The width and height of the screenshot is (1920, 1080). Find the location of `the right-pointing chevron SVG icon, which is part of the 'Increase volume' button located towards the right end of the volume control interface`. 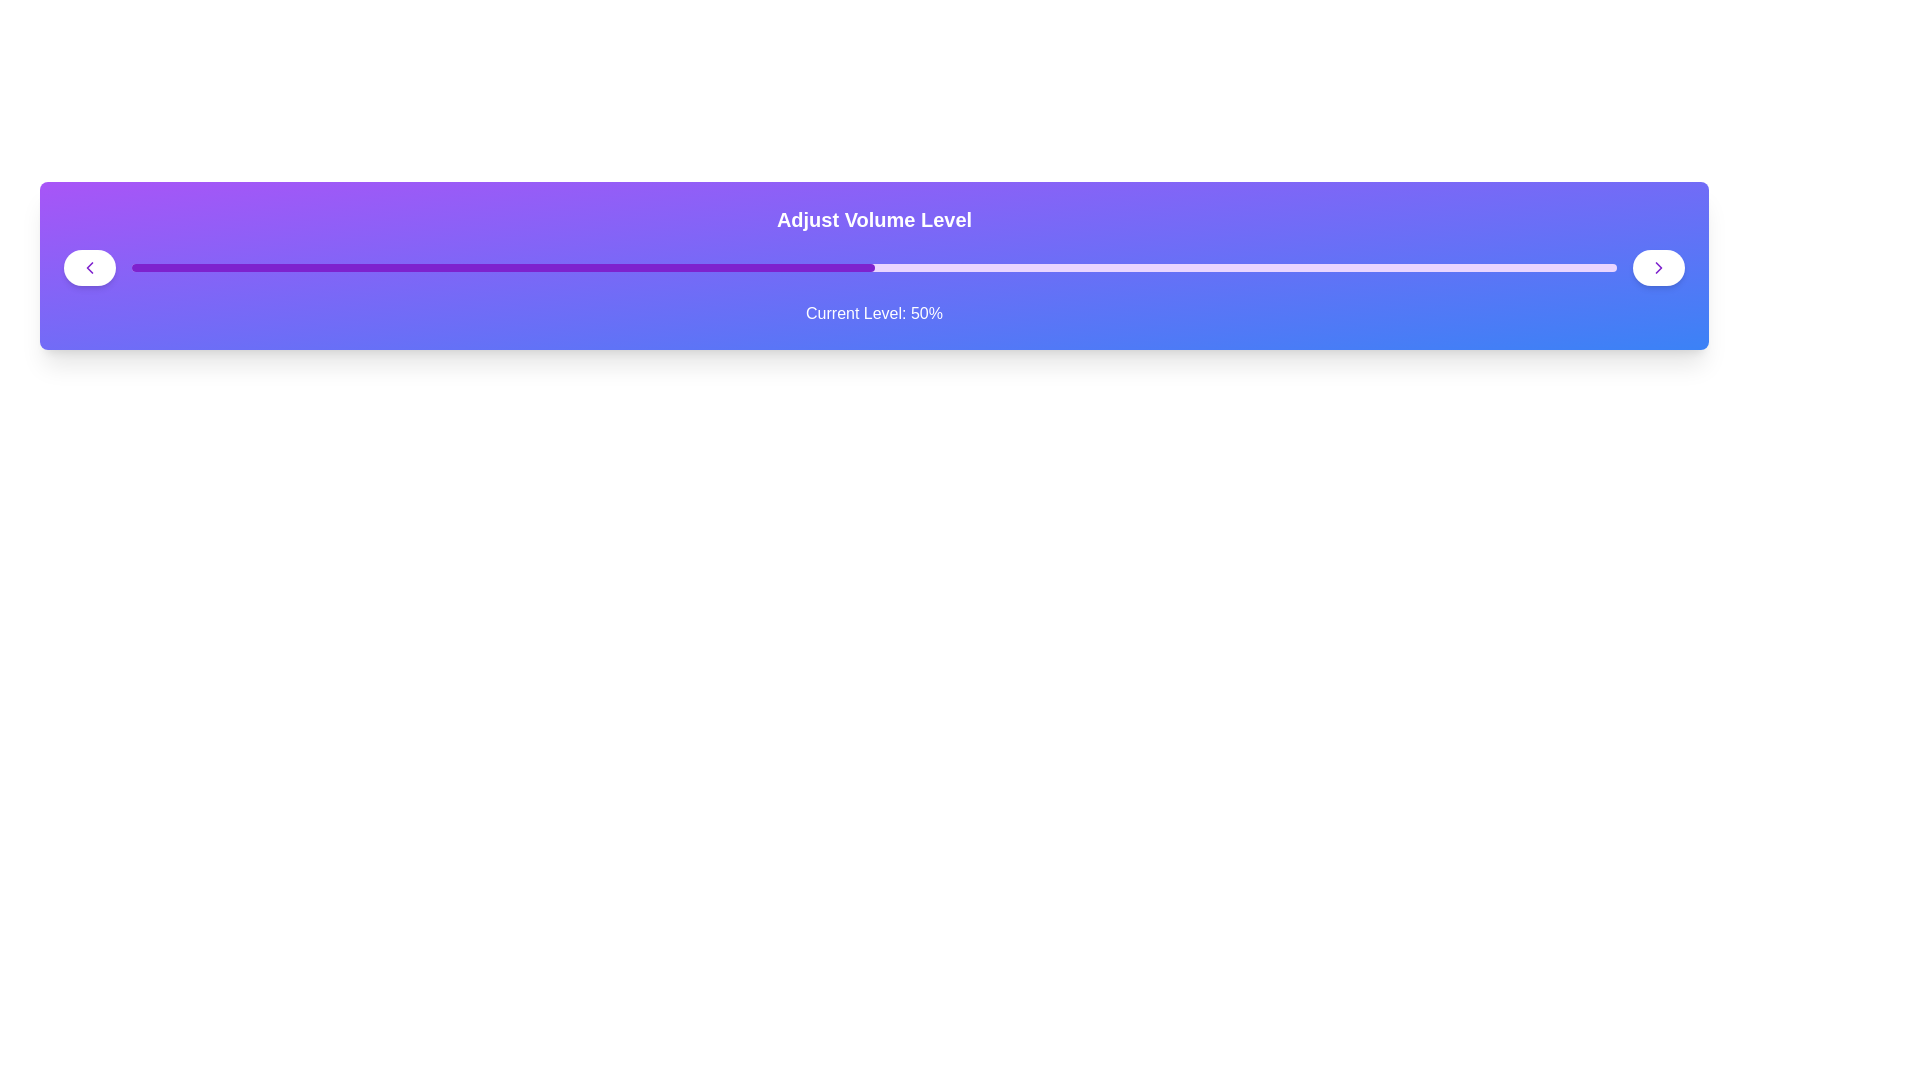

the right-pointing chevron SVG icon, which is part of the 'Increase volume' button located towards the right end of the volume control interface is located at coordinates (1659, 266).